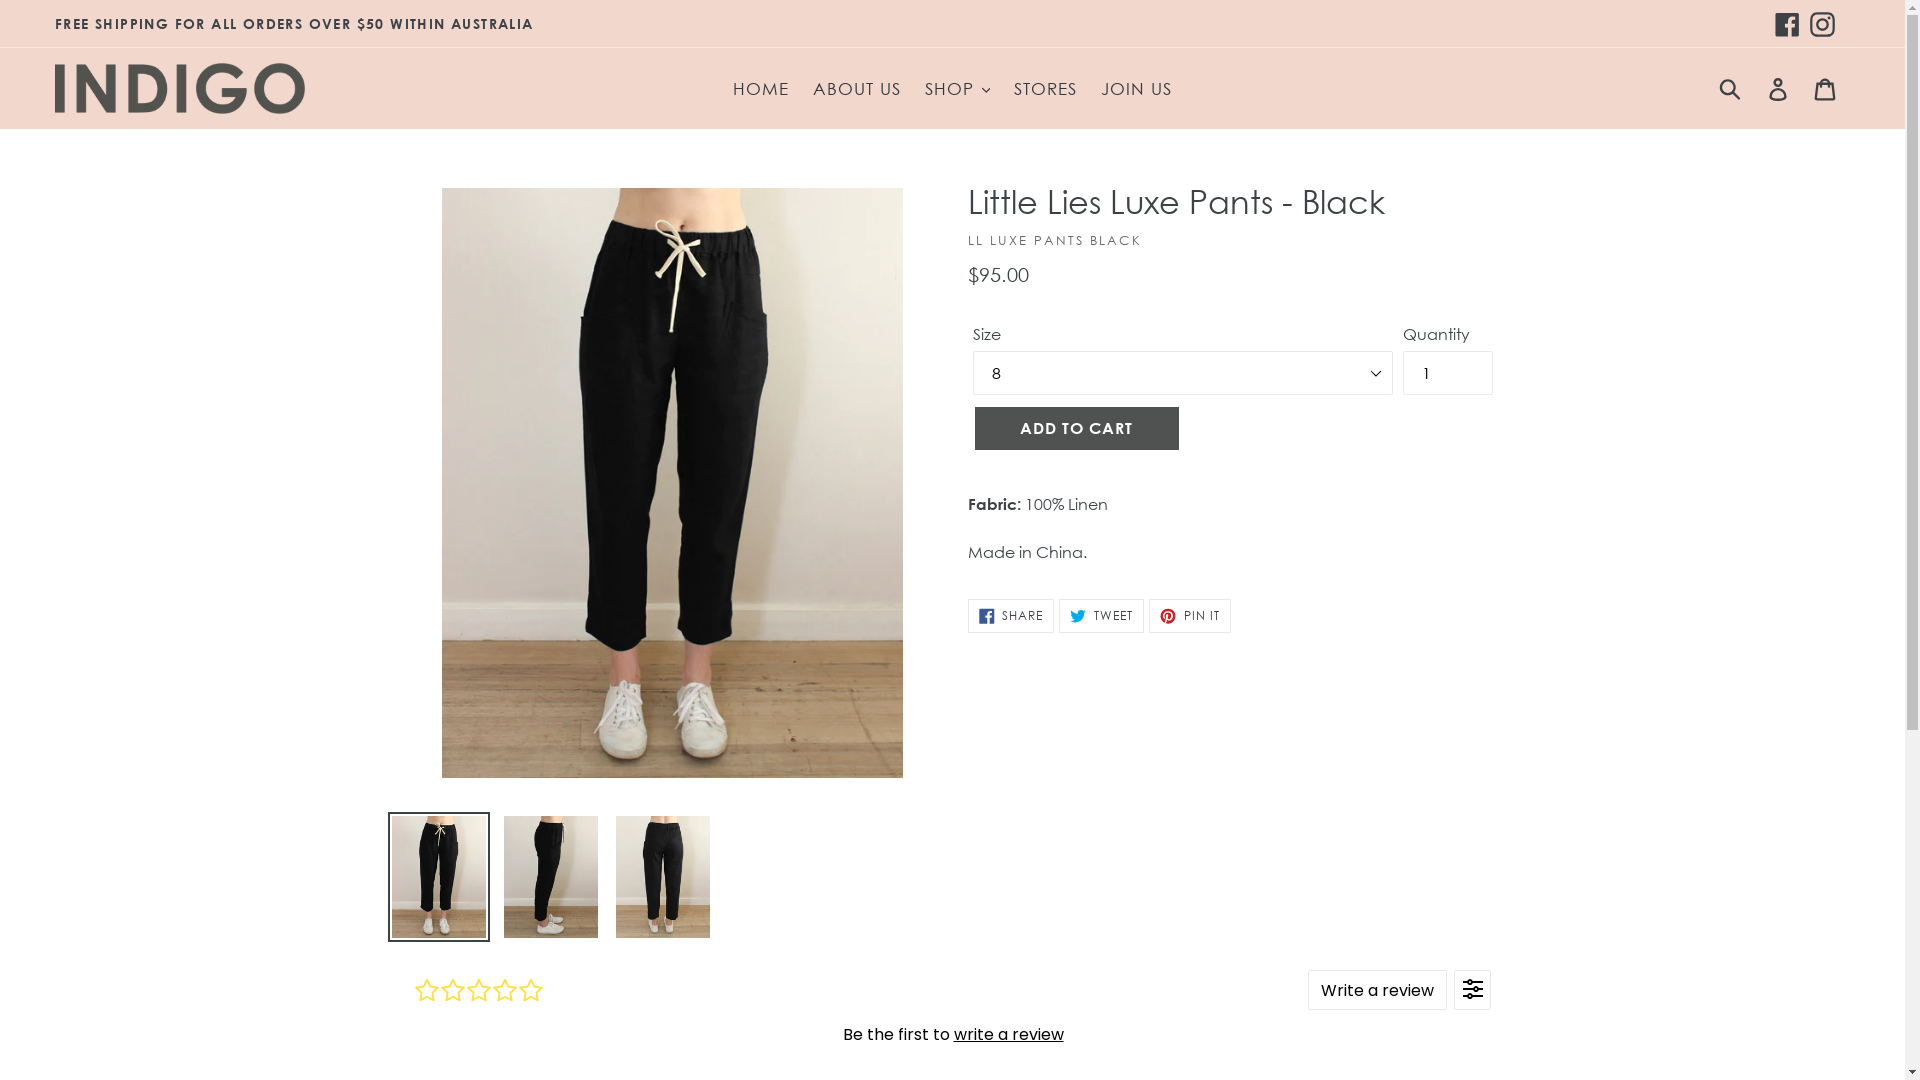 This screenshot has height=1080, width=1920. I want to click on 'Log in', so click(1755, 87).